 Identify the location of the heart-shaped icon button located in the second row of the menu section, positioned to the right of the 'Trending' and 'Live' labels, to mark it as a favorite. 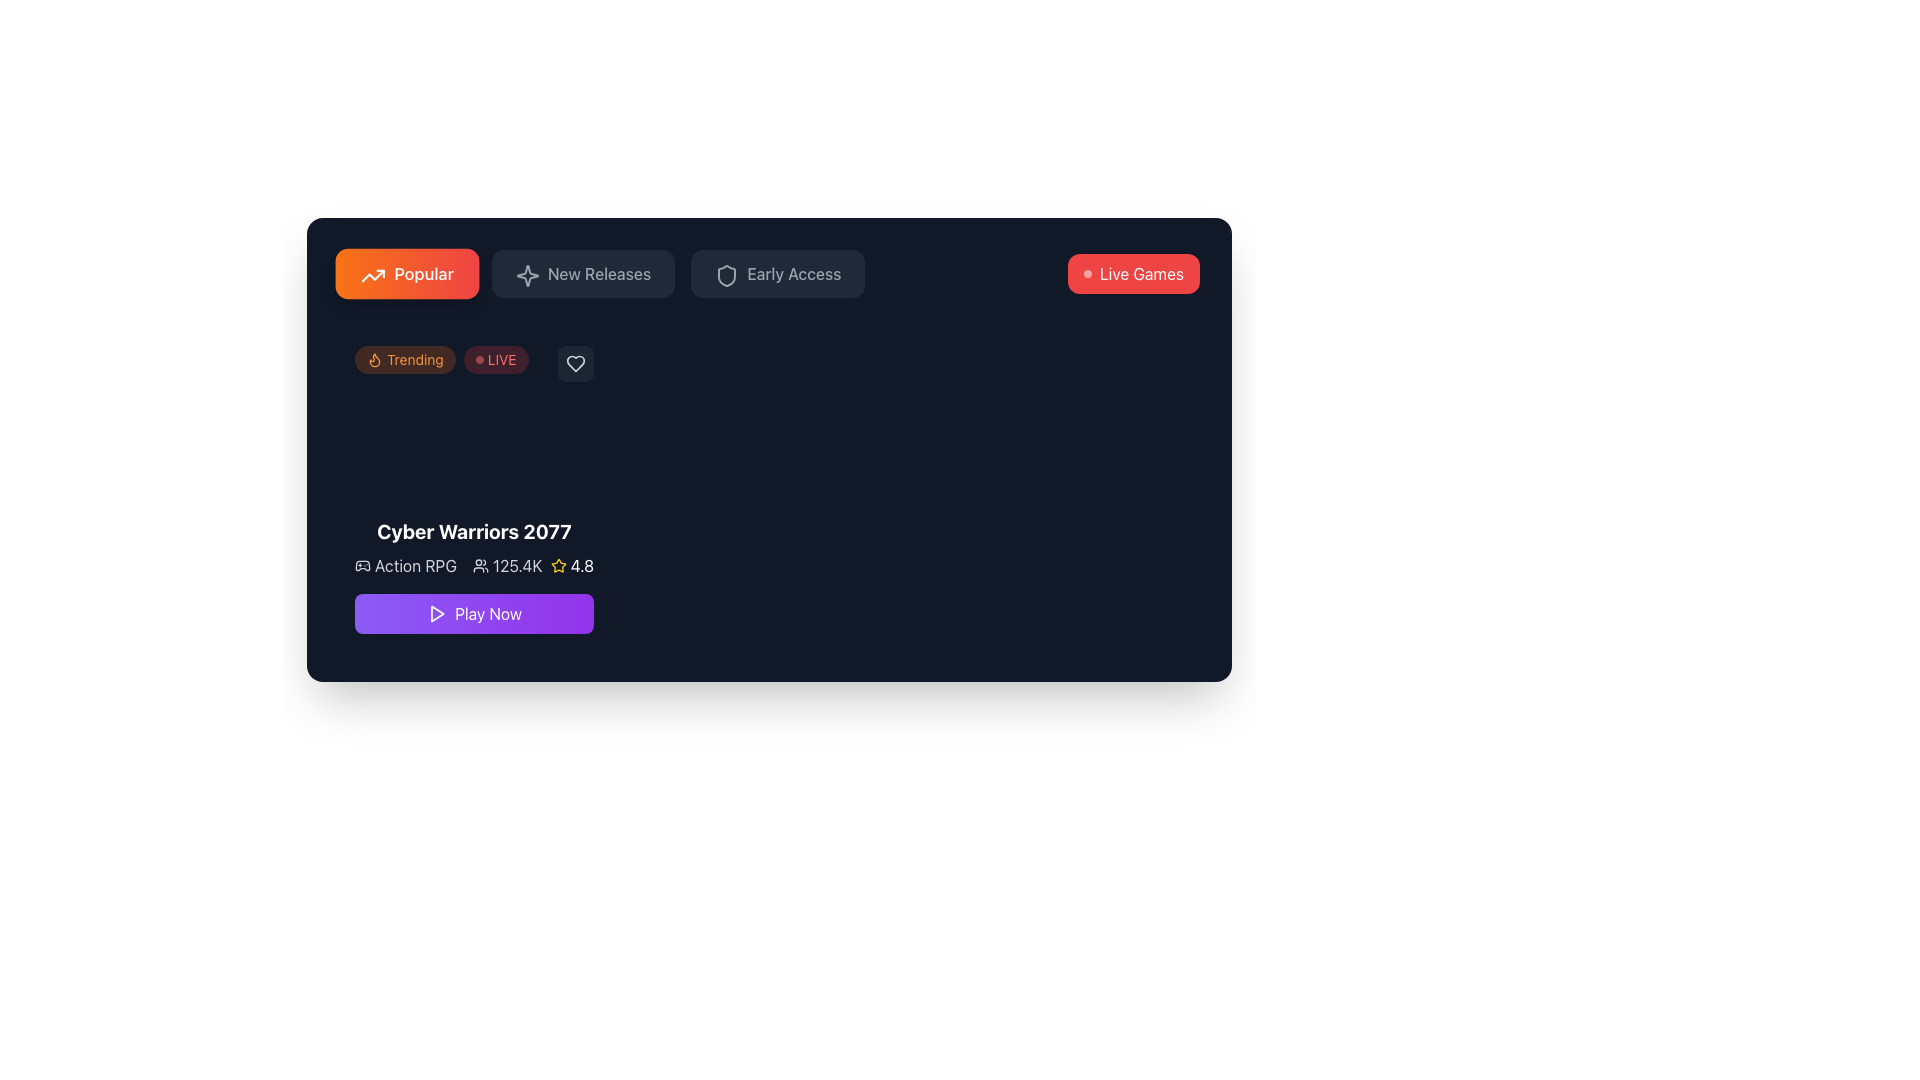
(575, 363).